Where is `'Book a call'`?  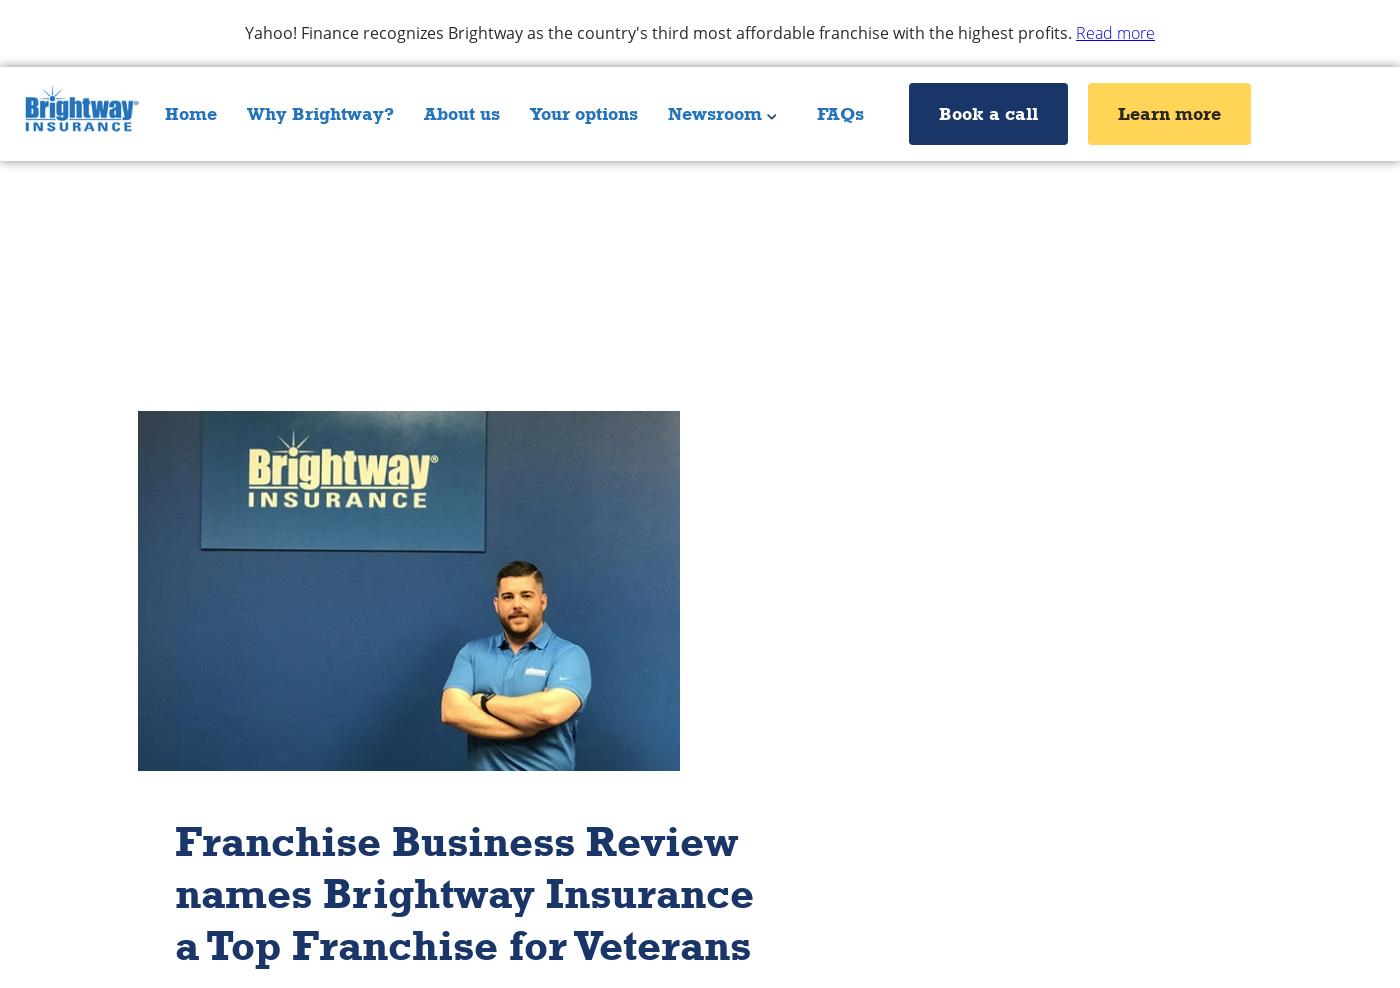
'Book a call' is located at coordinates (988, 114).